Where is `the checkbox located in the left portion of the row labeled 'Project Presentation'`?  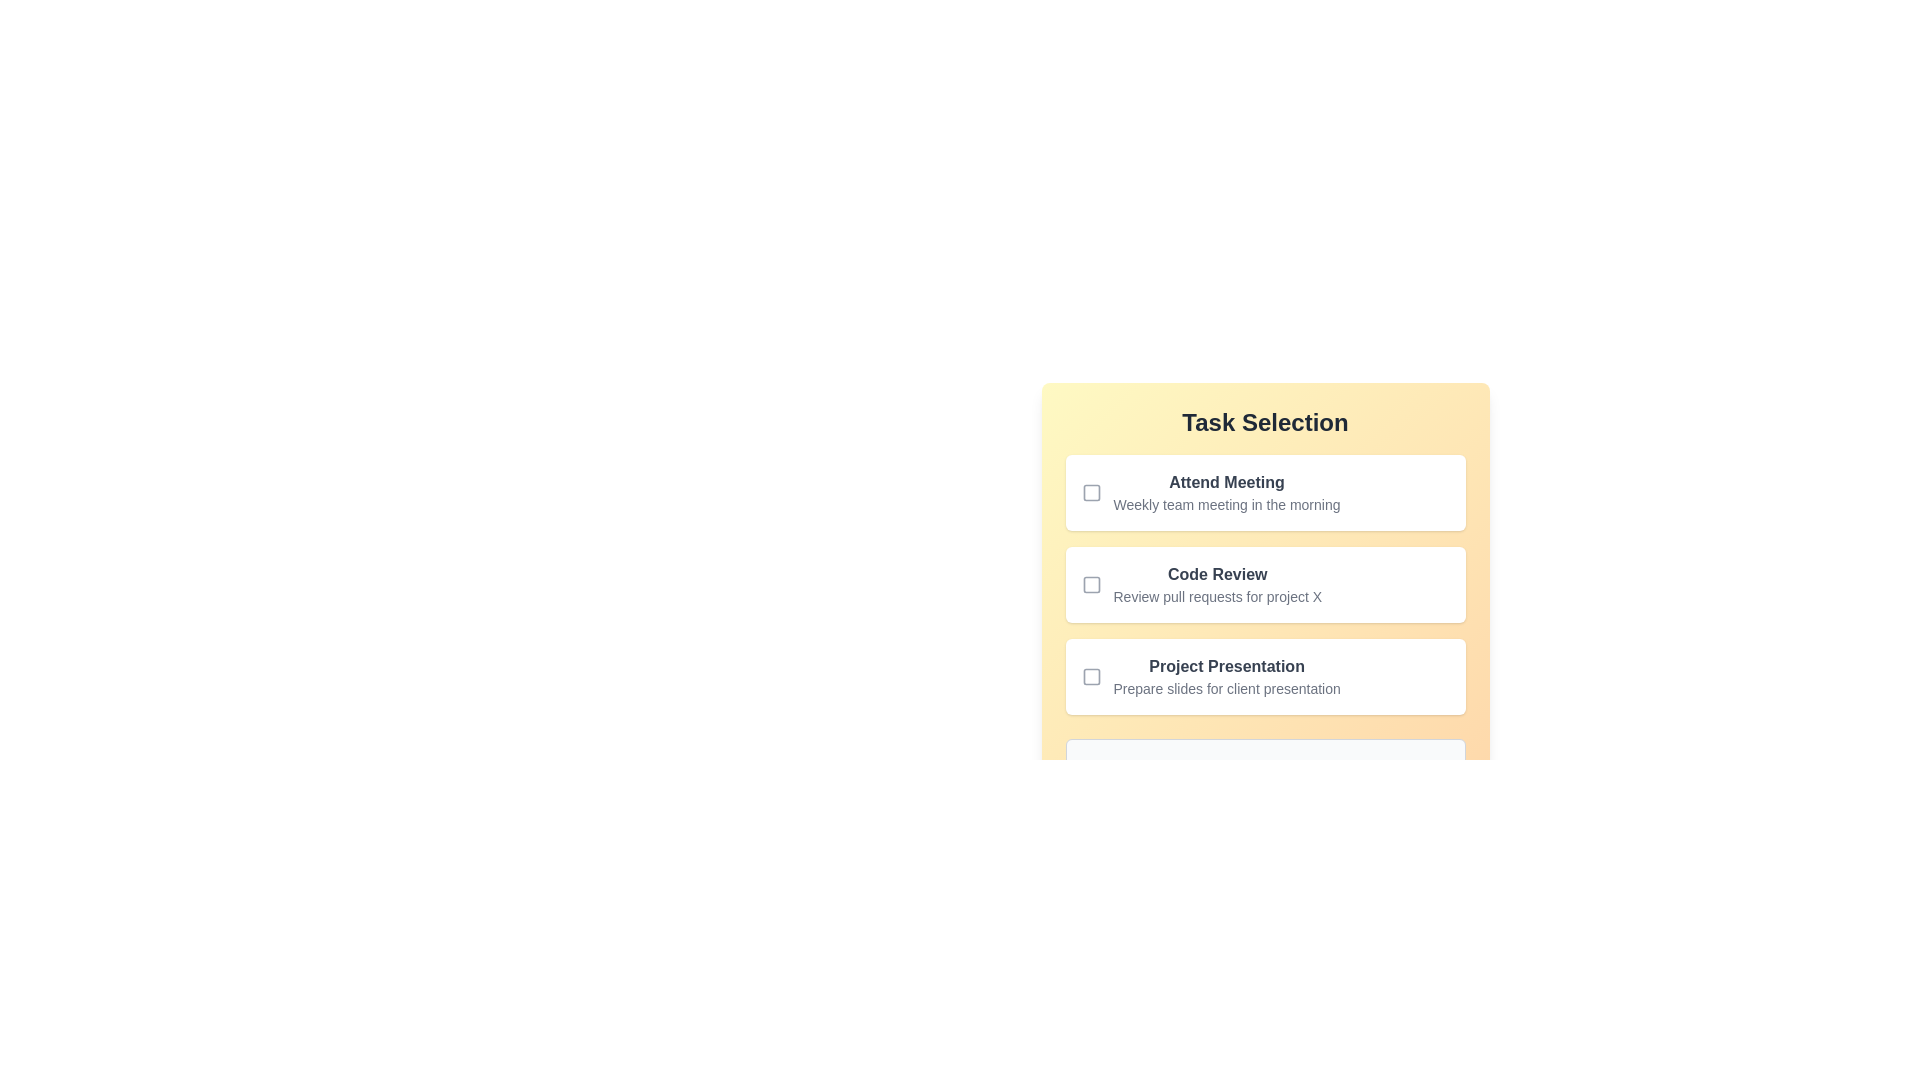
the checkbox located in the left portion of the row labeled 'Project Presentation' is located at coordinates (1090, 676).